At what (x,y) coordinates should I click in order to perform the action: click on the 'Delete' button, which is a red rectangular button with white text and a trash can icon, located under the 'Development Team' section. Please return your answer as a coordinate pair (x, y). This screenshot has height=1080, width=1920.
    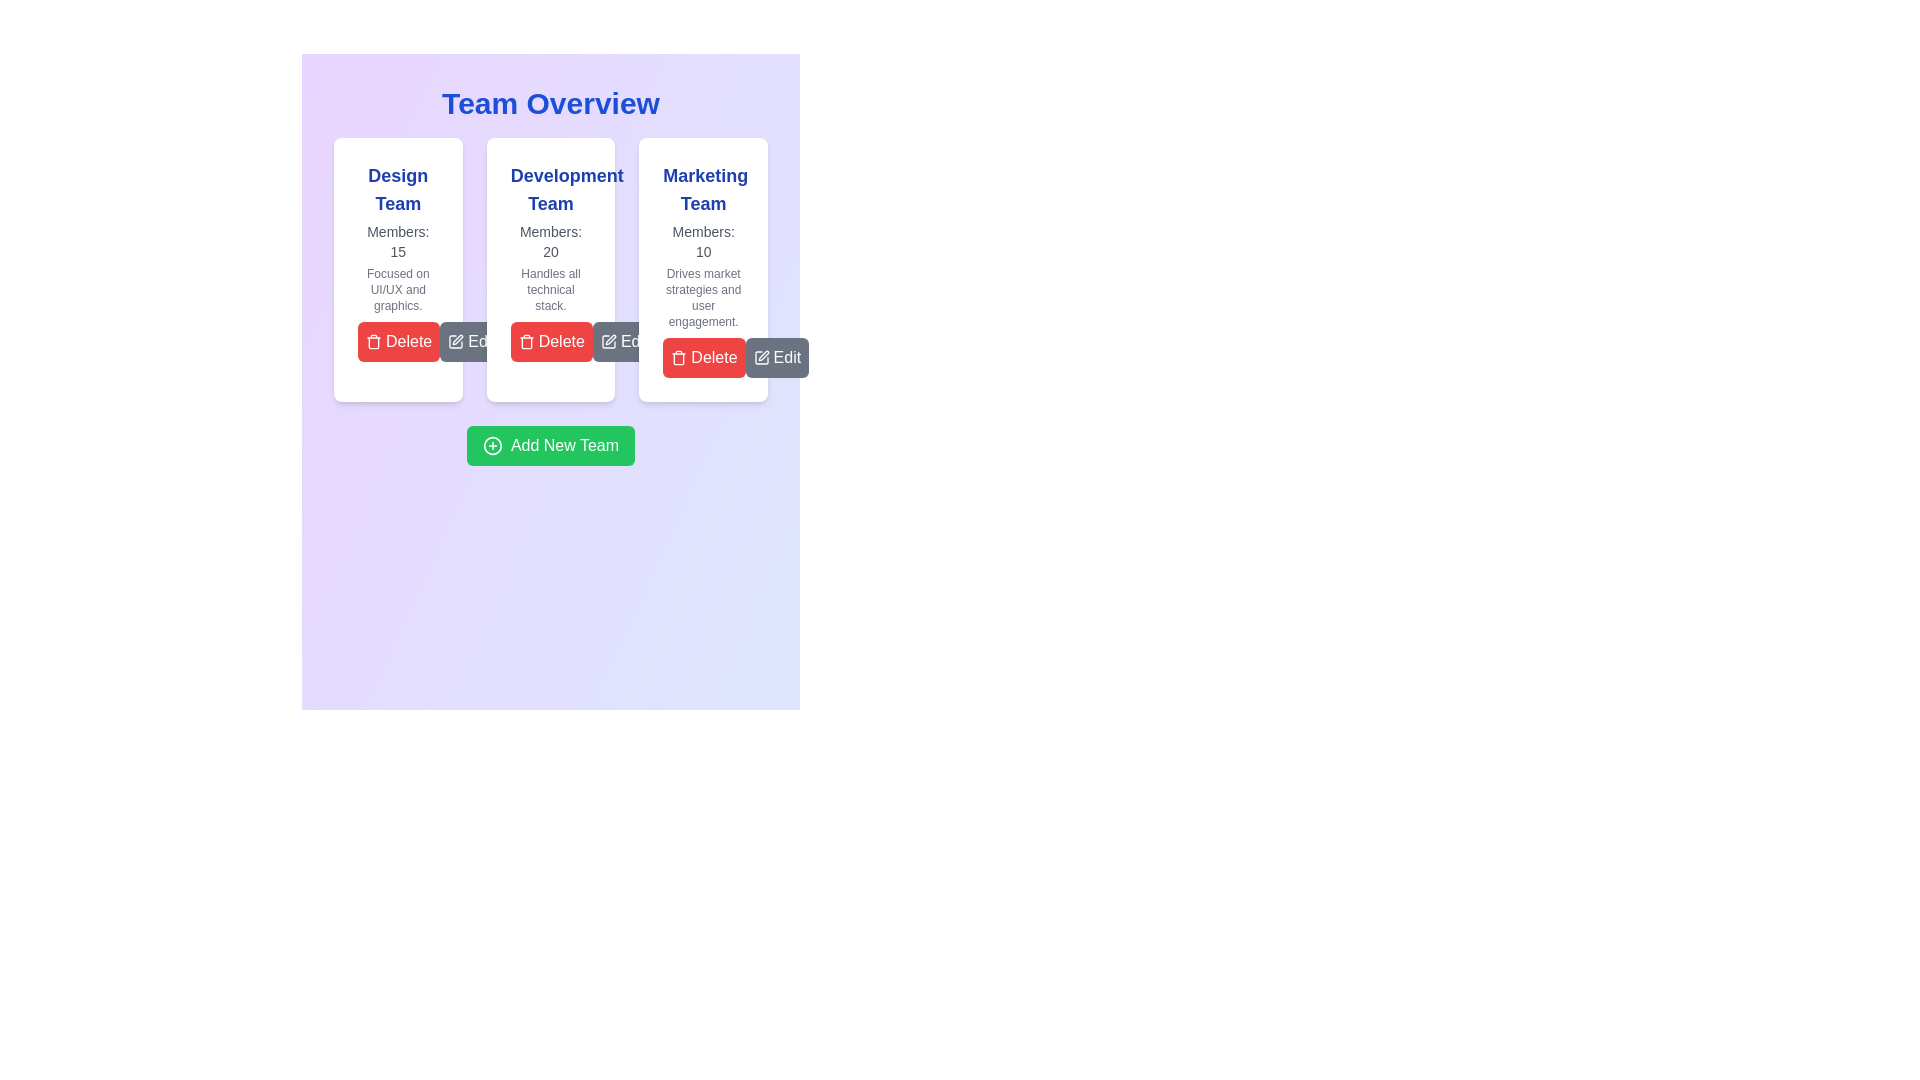
    Looking at the image, I should click on (551, 341).